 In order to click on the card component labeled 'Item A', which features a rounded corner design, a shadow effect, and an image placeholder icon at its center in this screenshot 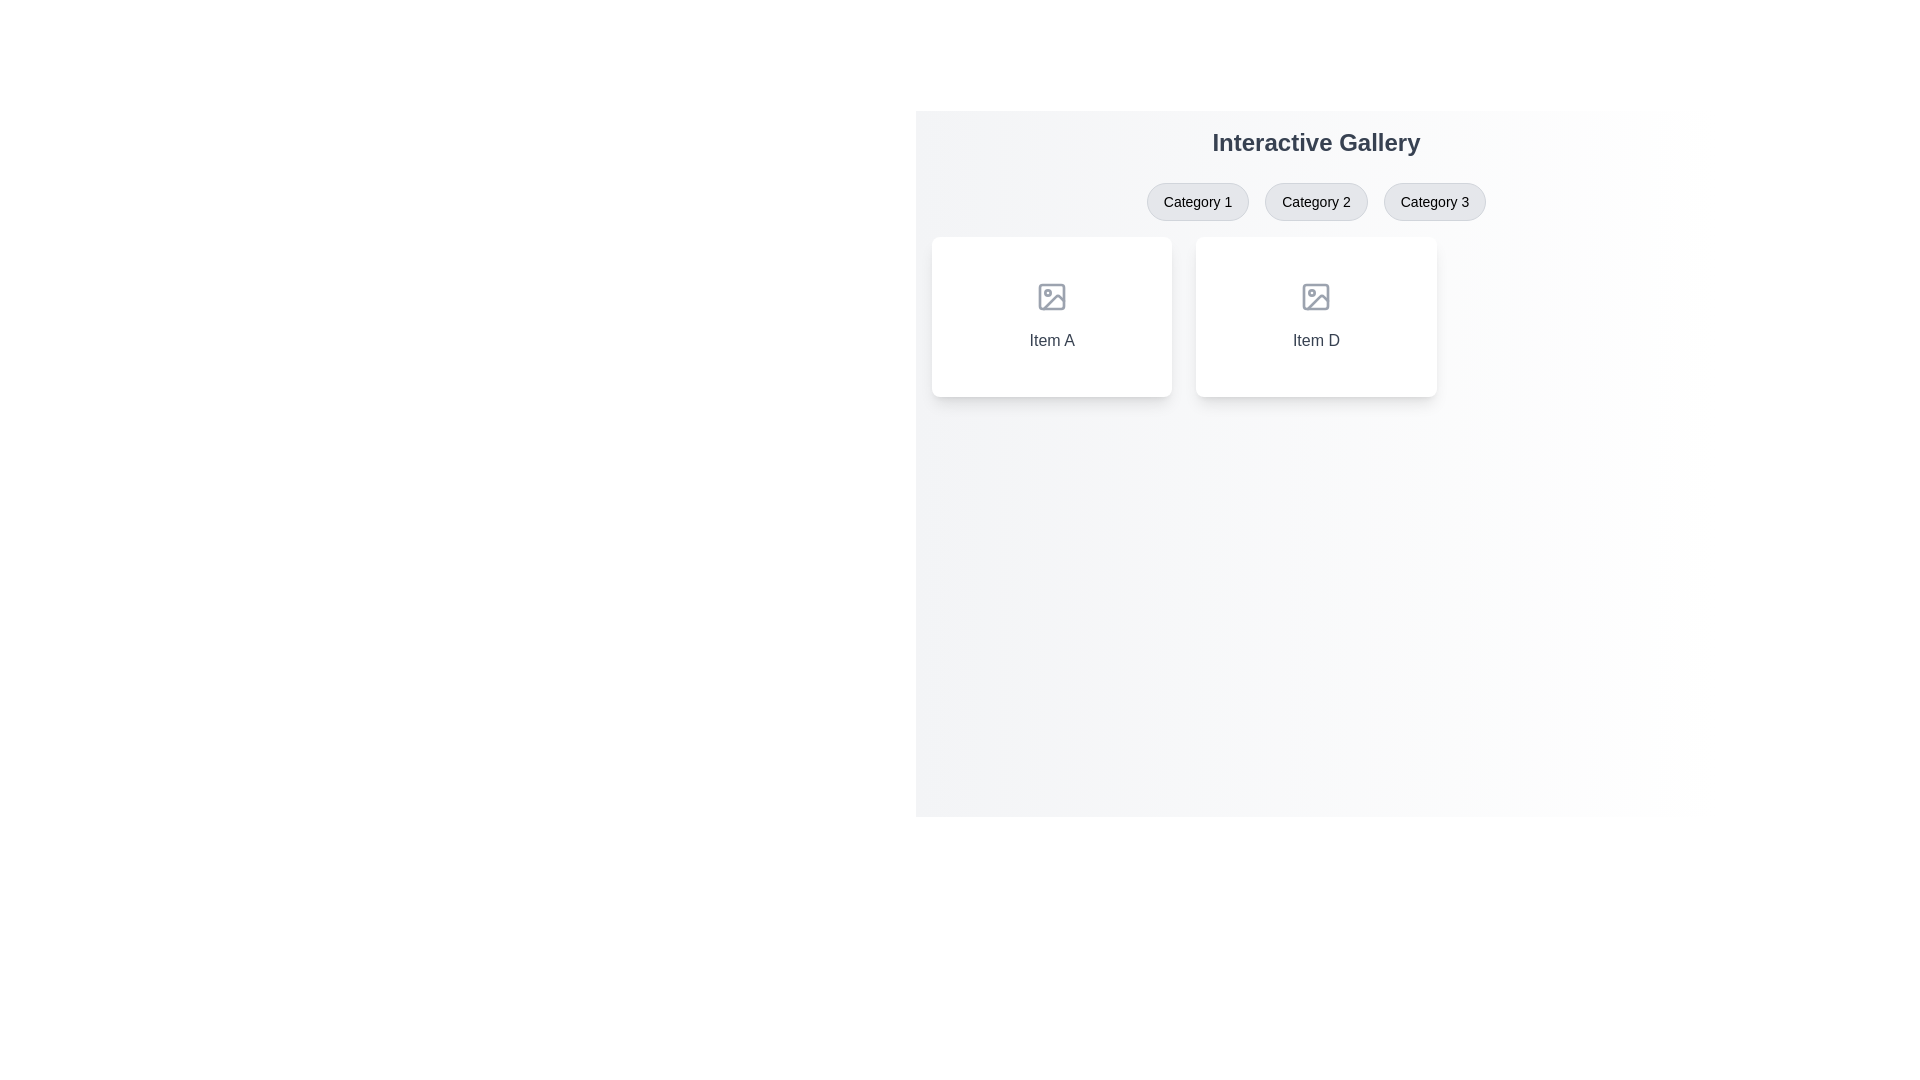, I will do `click(1051, 315)`.